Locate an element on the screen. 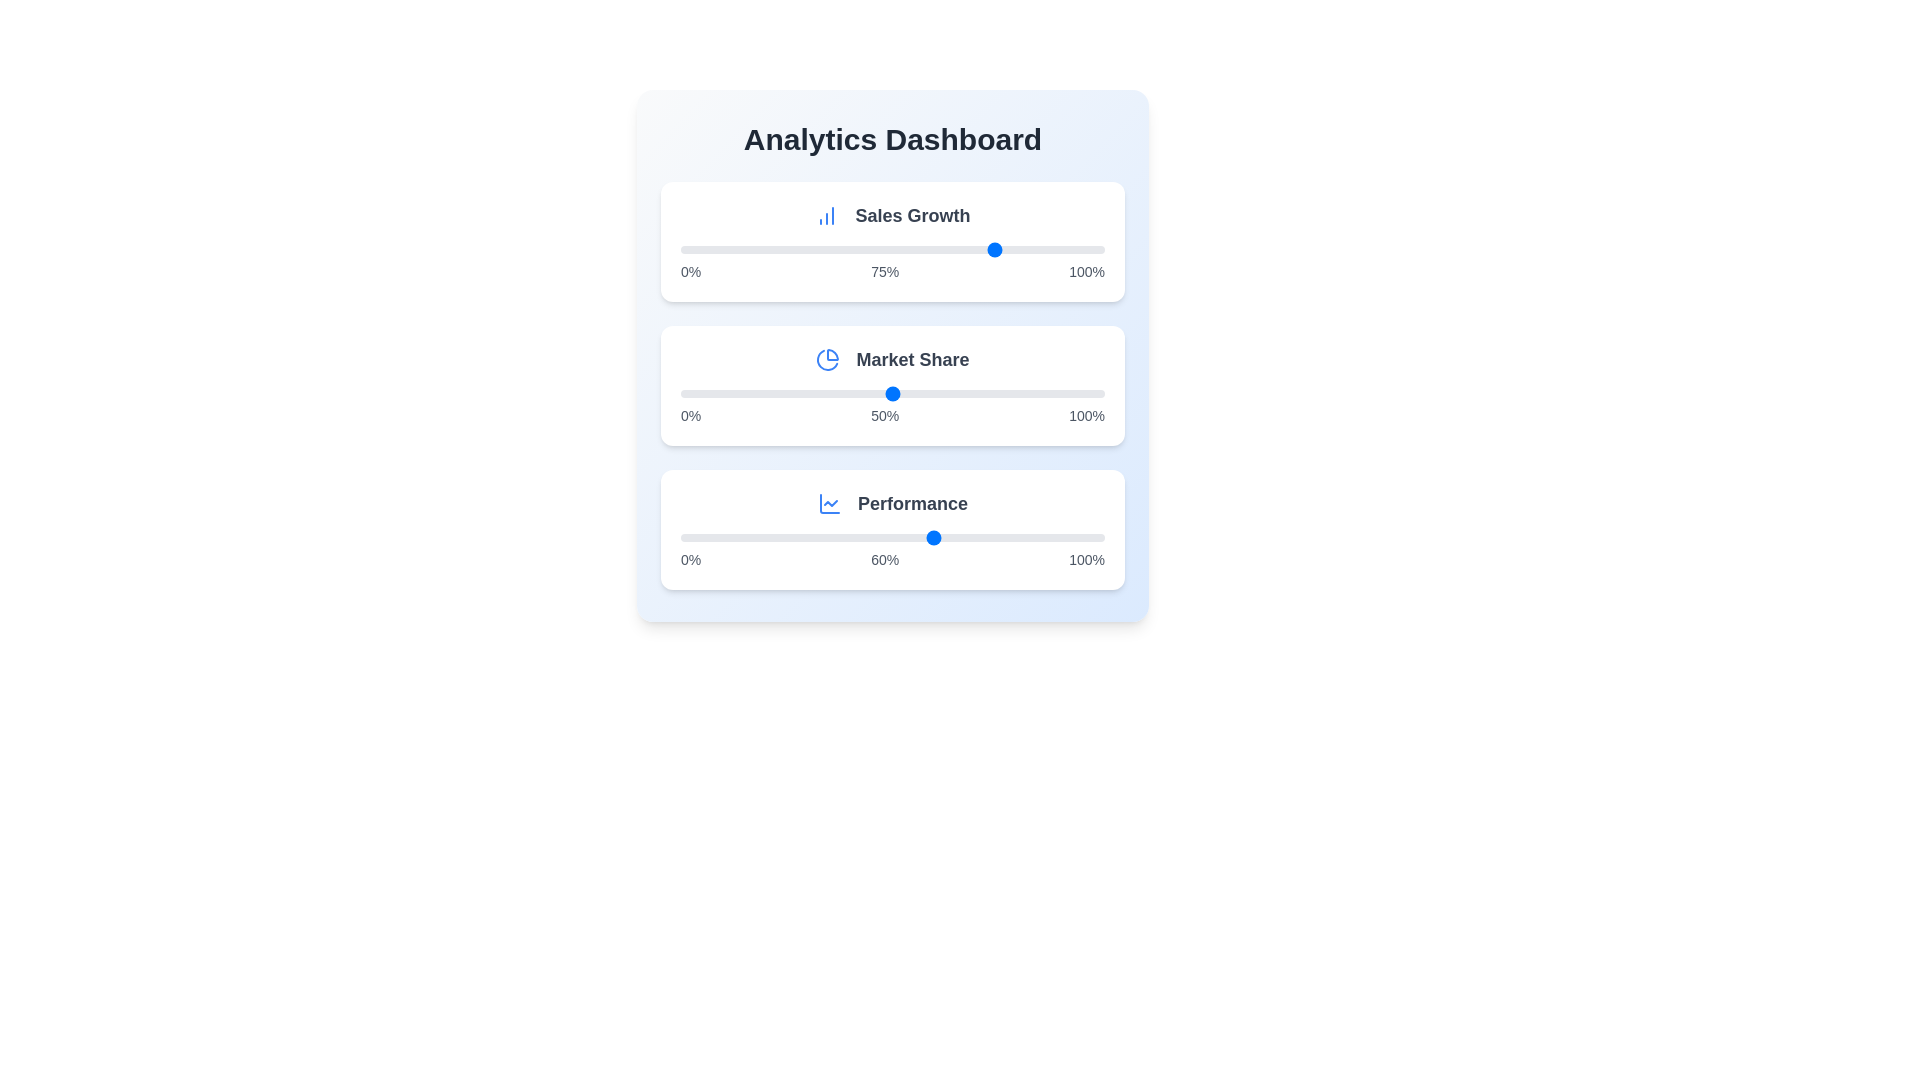 The height and width of the screenshot is (1080, 1920). the slider for 'Market Share' to set its value to 81 is located at coordinates (1024, 393).